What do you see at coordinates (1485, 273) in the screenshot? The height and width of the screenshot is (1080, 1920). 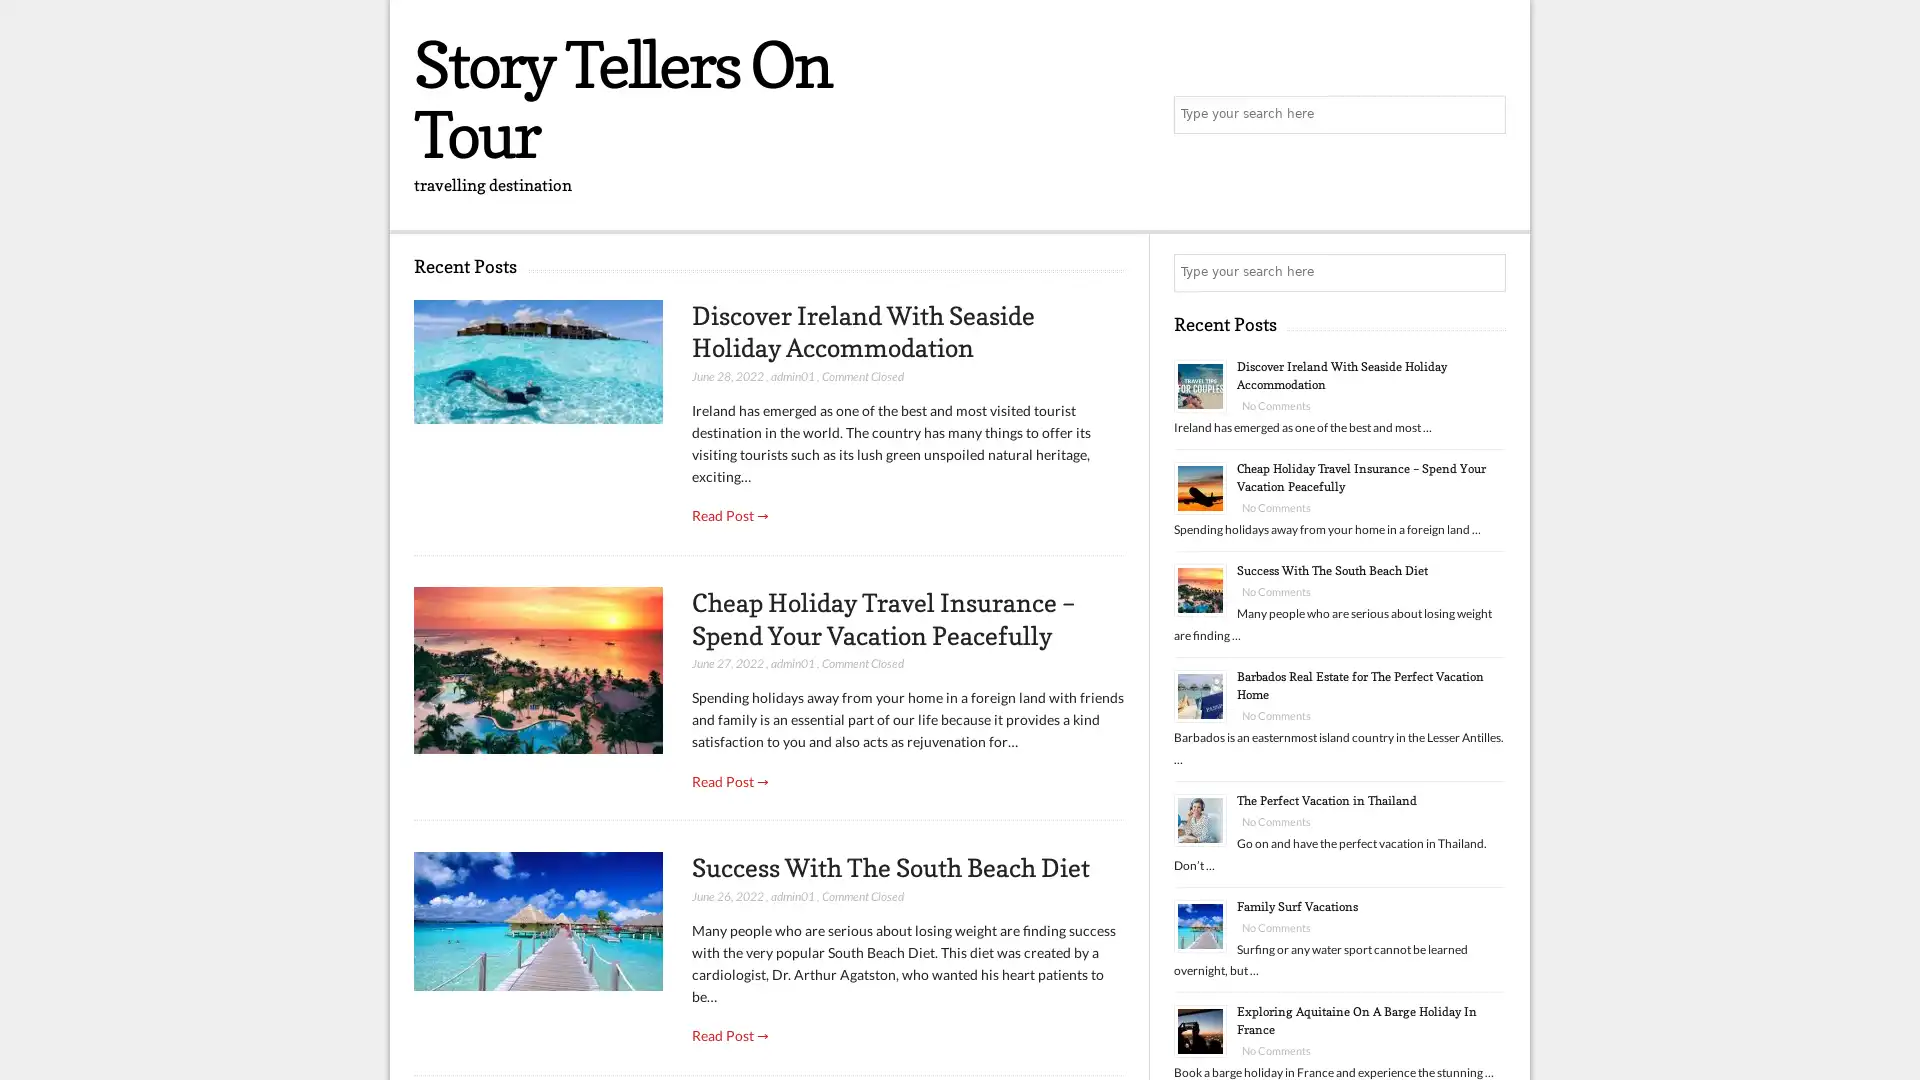 I see `Search` at bounding box center [1485, 273].